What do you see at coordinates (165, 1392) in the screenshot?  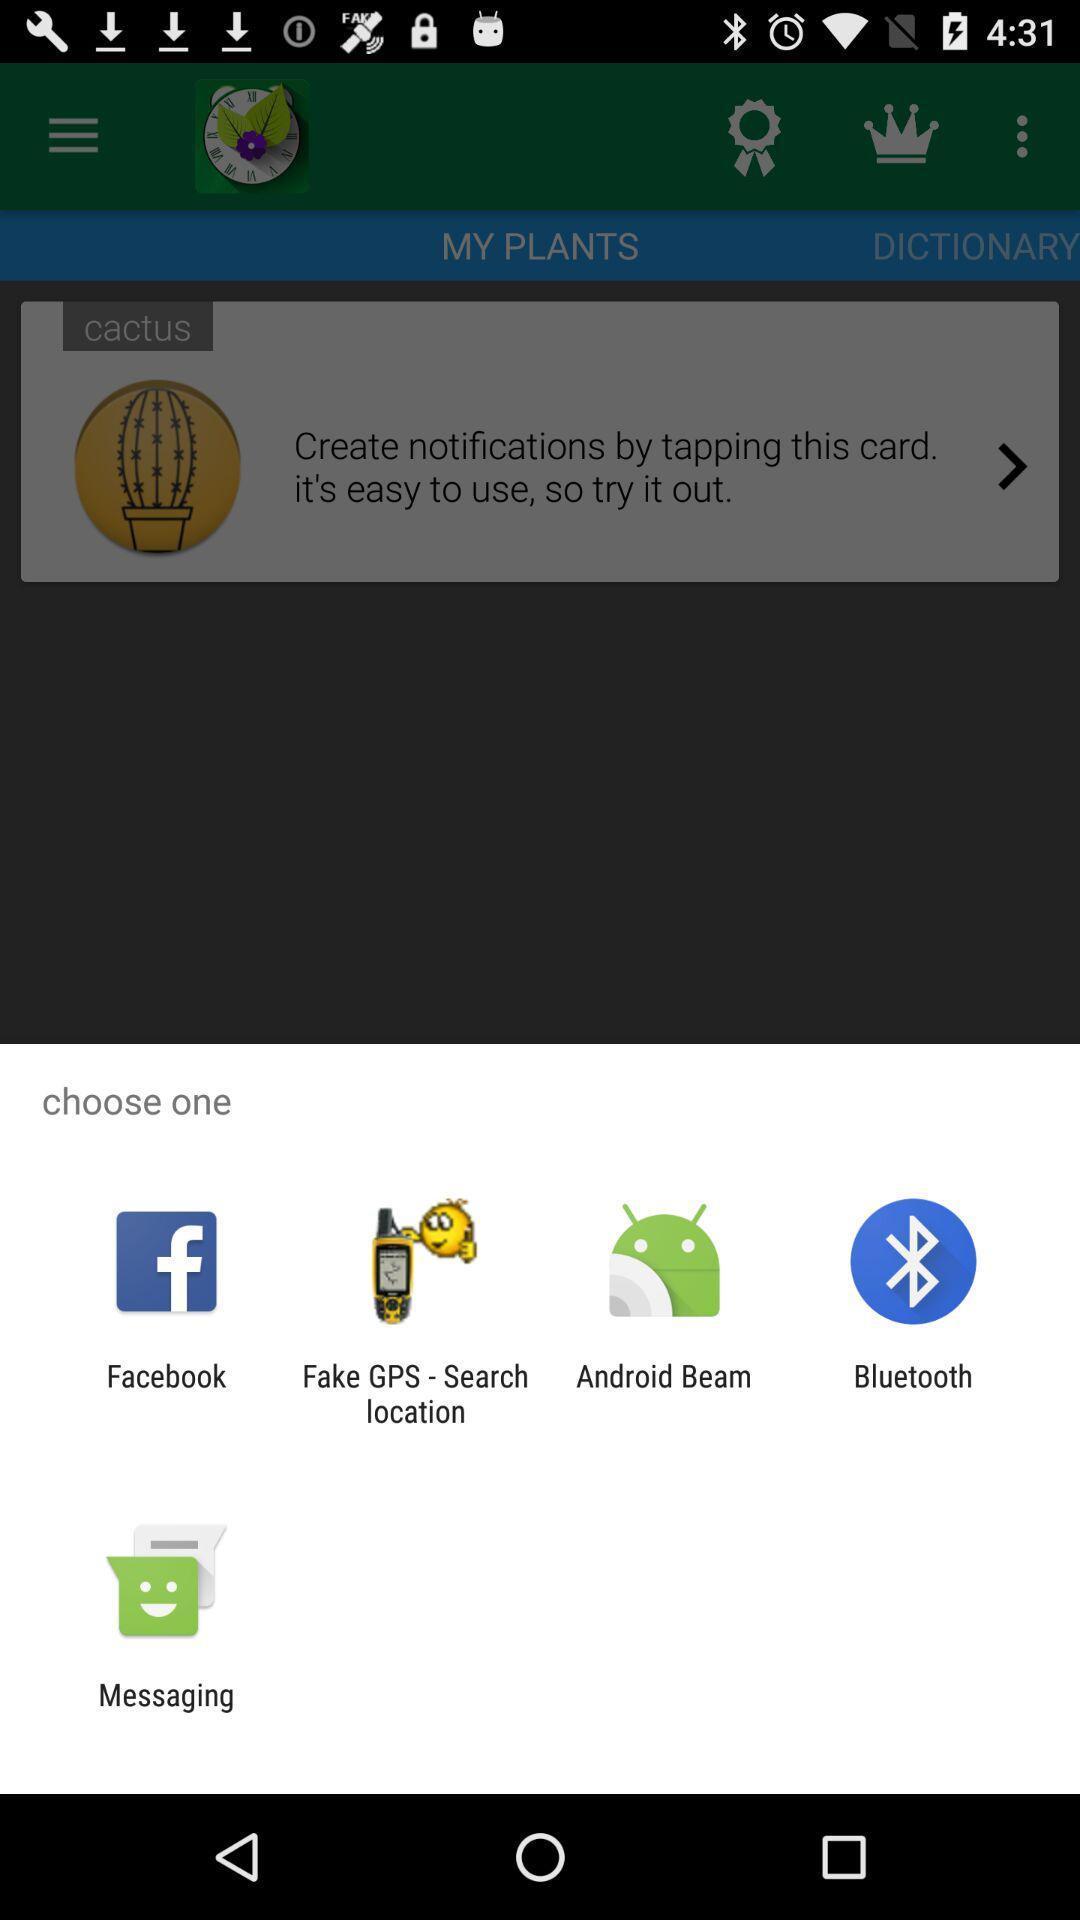 I see `app next to the fake gps search` at bounding box center [165, 1392].